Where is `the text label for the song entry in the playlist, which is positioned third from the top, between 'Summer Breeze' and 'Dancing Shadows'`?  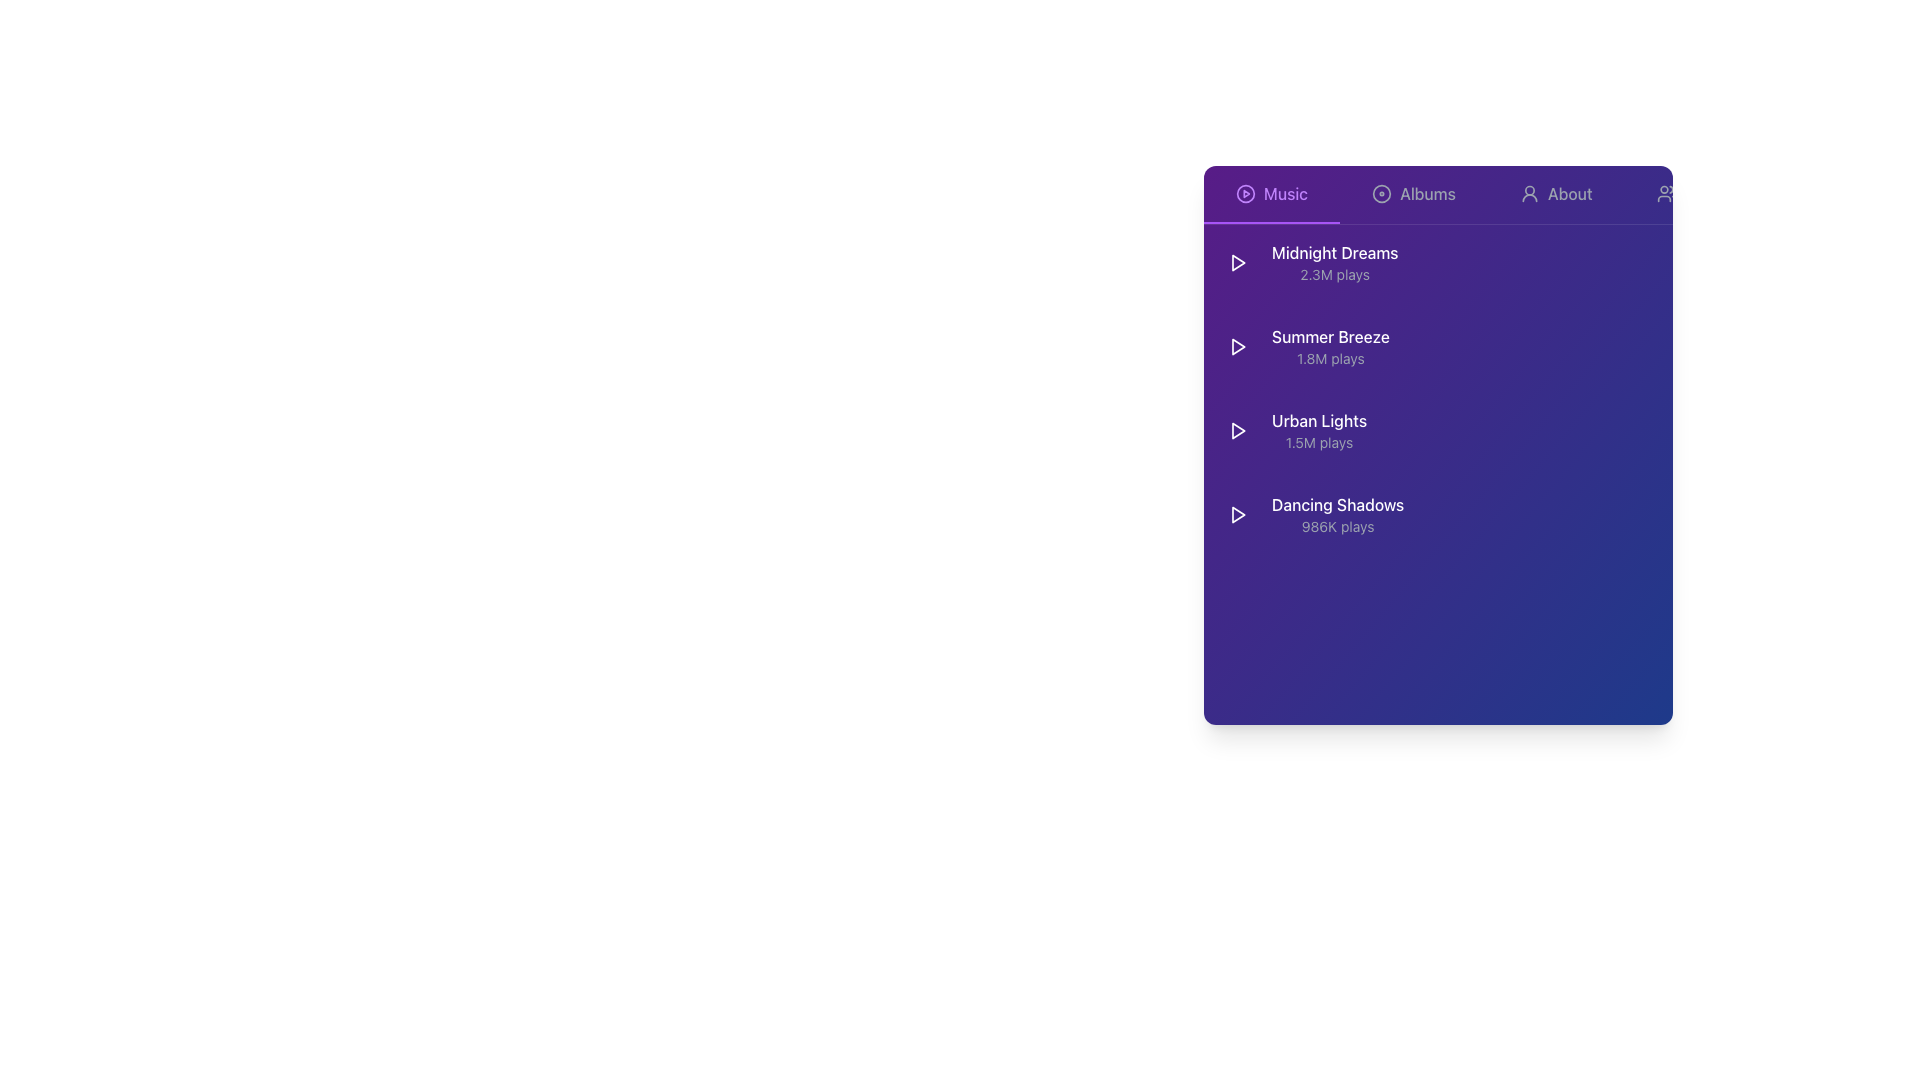 the text label for the song entry in the playlist, which is positioned third from the top, between 'Summer Breeze' and 'Dancing Shadows' is located at coordinates (1319, 419).